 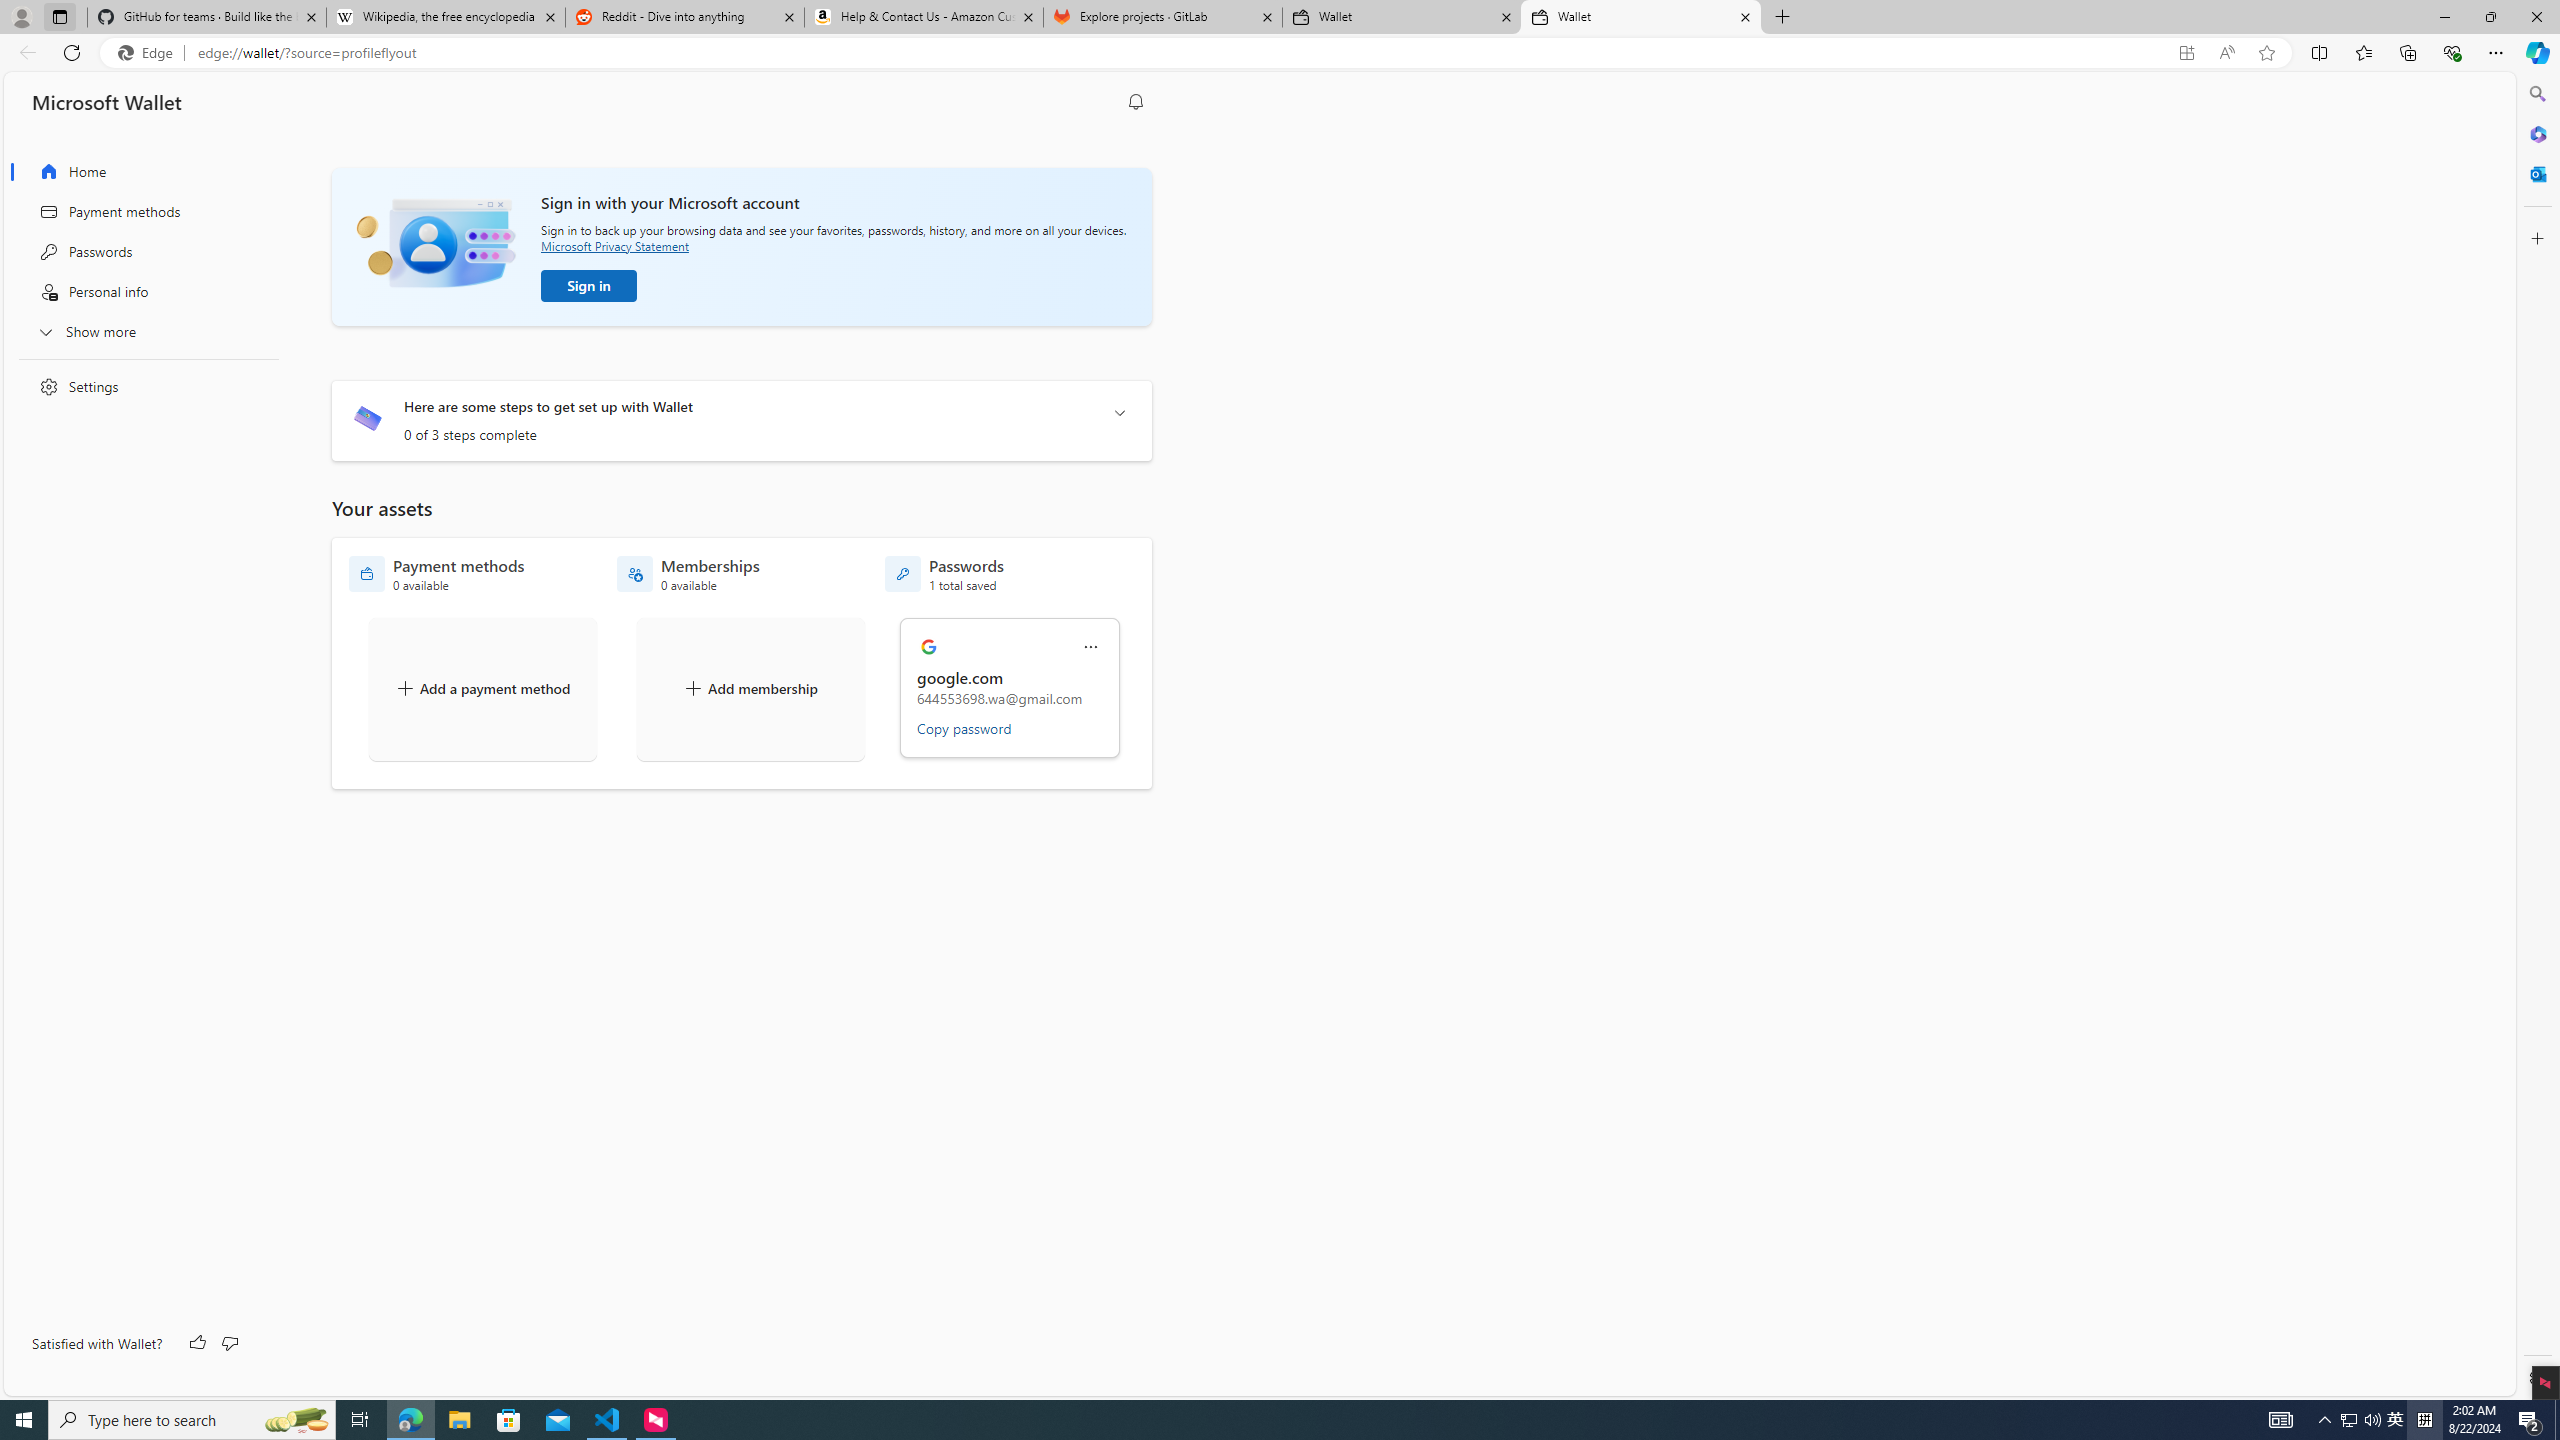 What do you see at coordinates (481, 689) in the screenshot?
I see `'Add a payment method'` at bounding box center [481, 689].